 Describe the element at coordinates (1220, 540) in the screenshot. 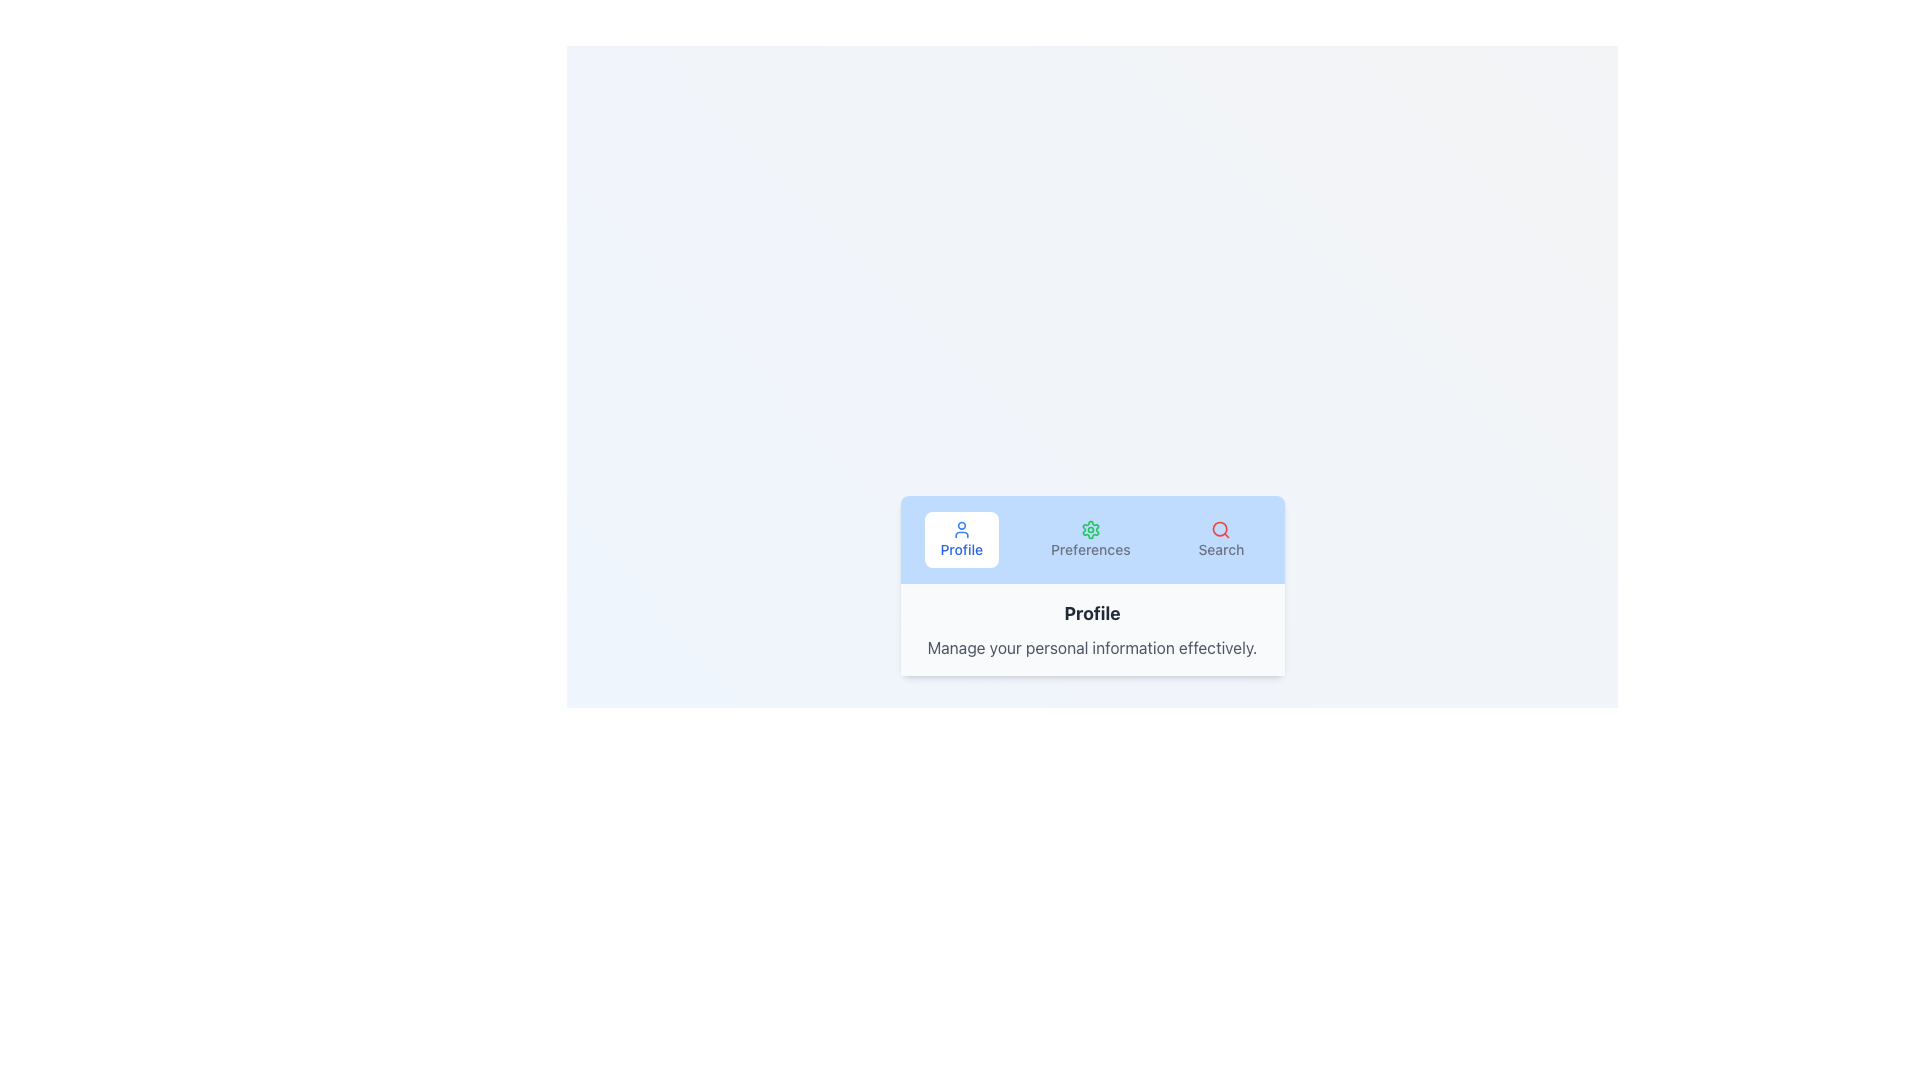

I see `the 'Search' button with a light blue background and a red search icon to change its appearance` at that location.